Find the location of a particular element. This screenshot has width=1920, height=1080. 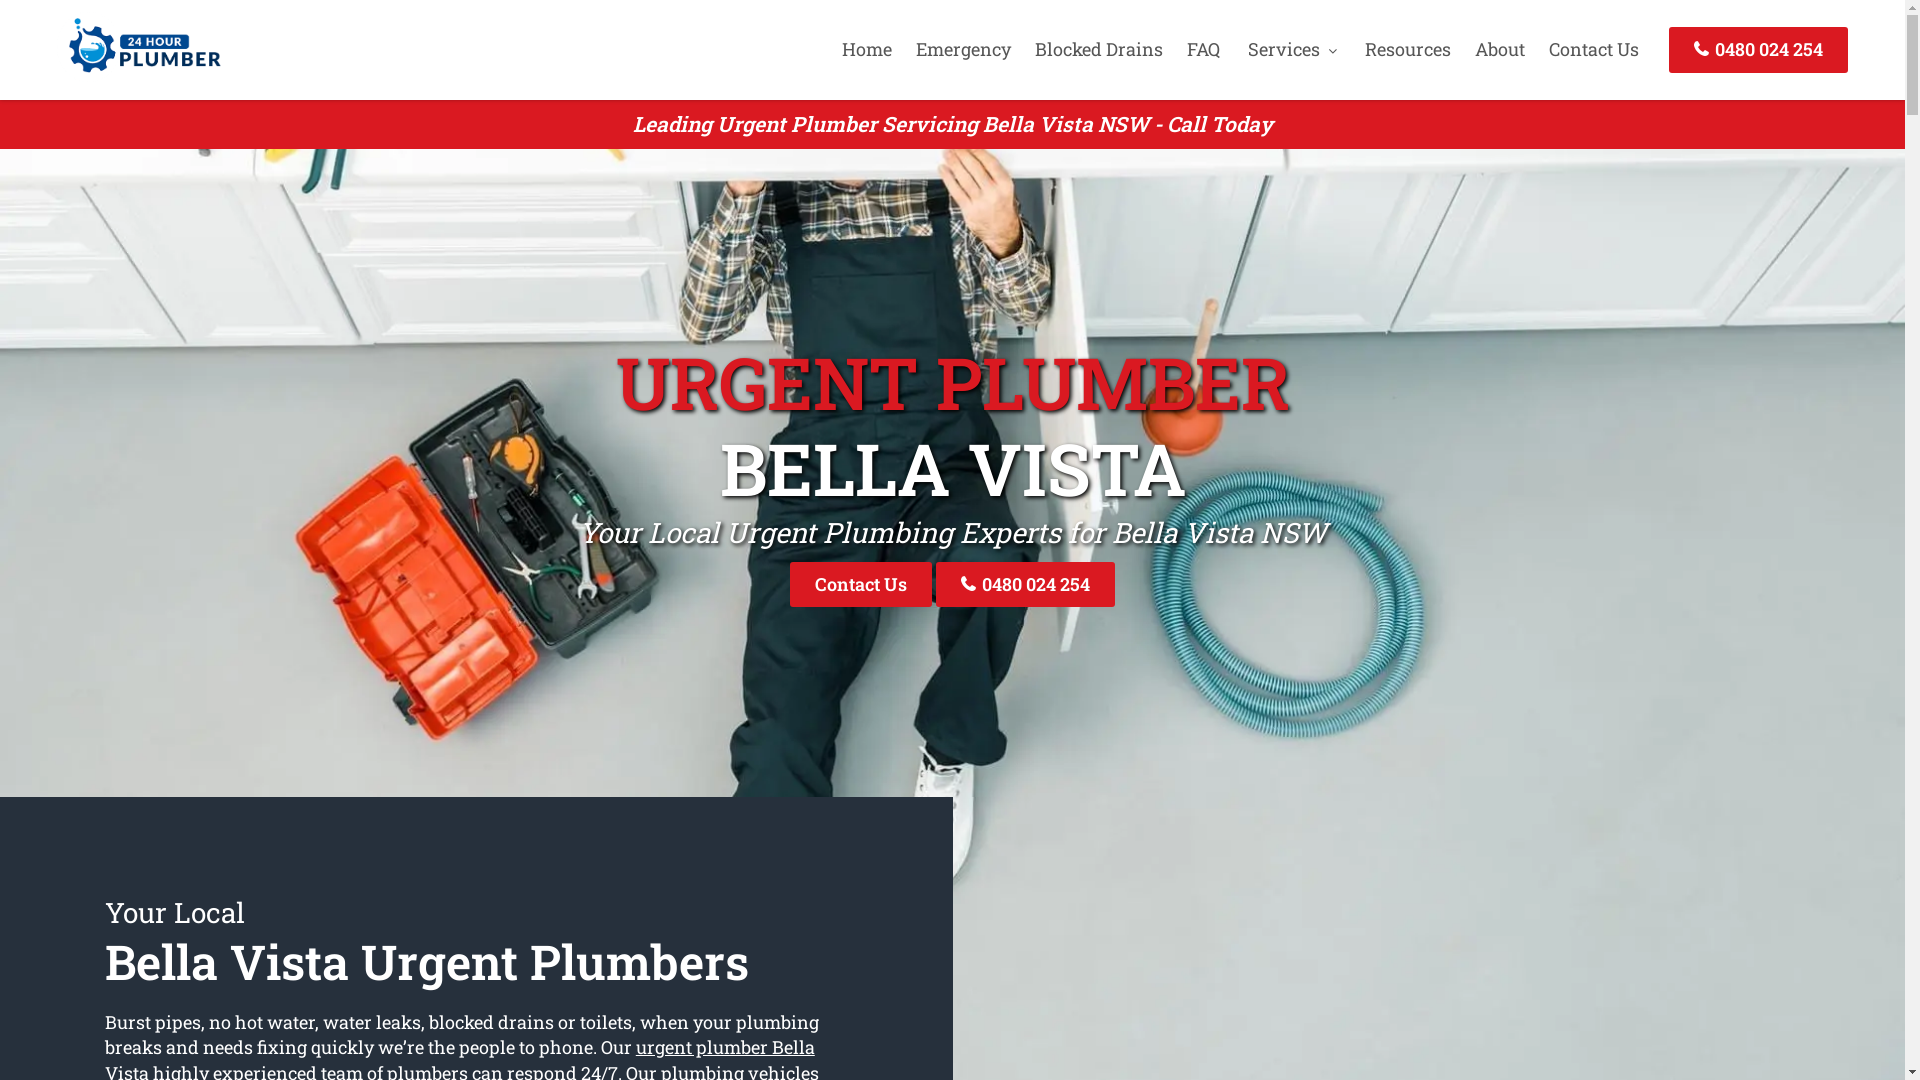

'Home' is located at coordinates (867, 48).